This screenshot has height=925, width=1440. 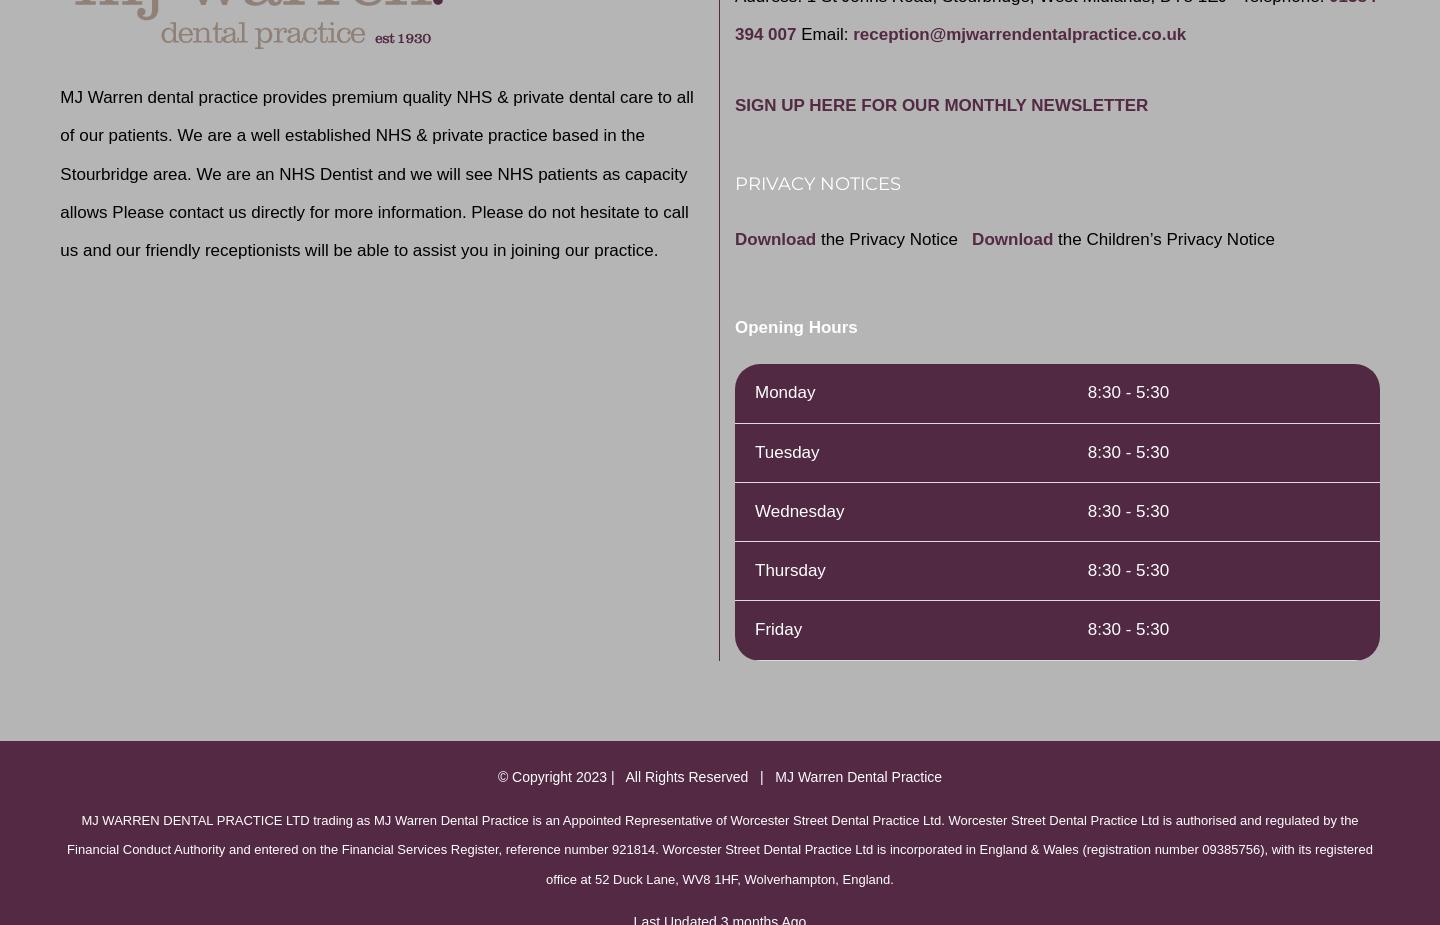 I want to click on ':', so click(x=847, y=33).